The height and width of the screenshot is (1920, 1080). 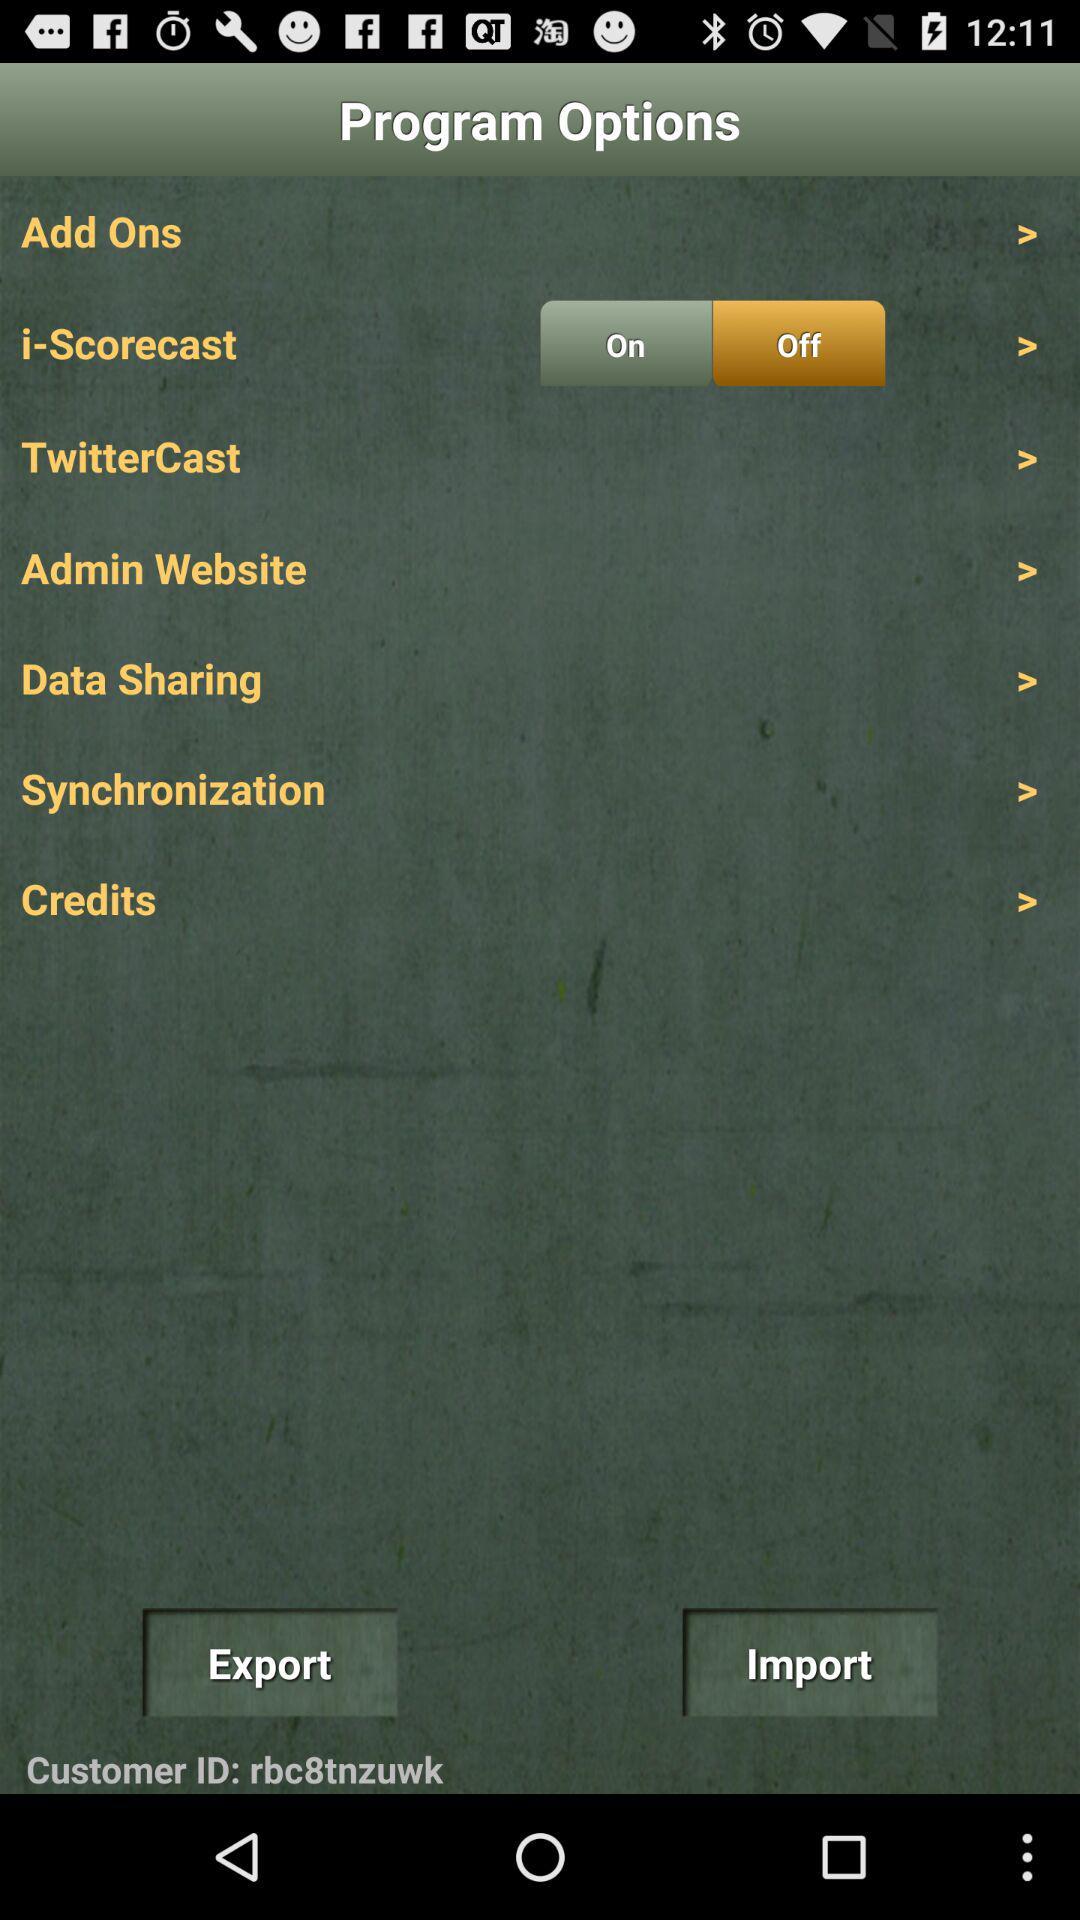 What do you see at coordinates (798, 343) in the screenshot?
I see `the off icon` at bounding box center [798, 343].